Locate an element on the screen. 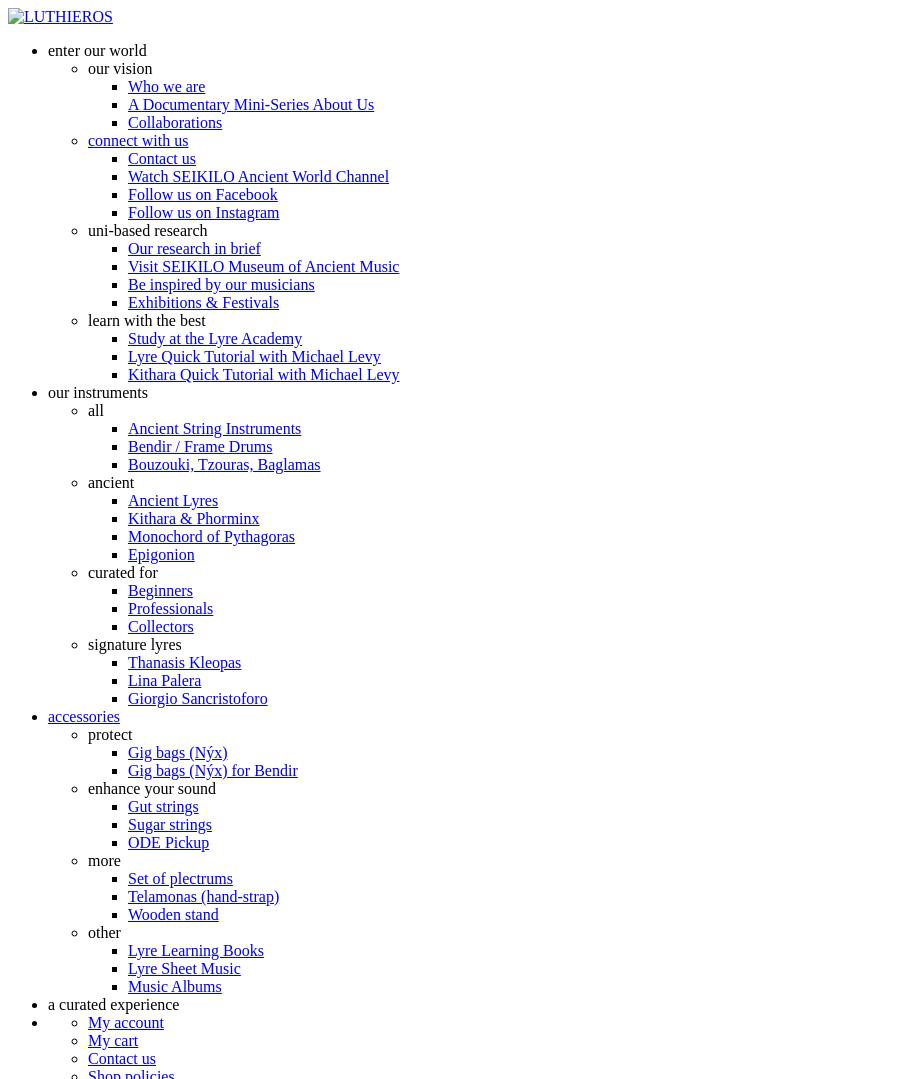 Image resolution: width=908 pixels, height=1079 pixels. 'Gut strings' is located at coordinates (161, 805).